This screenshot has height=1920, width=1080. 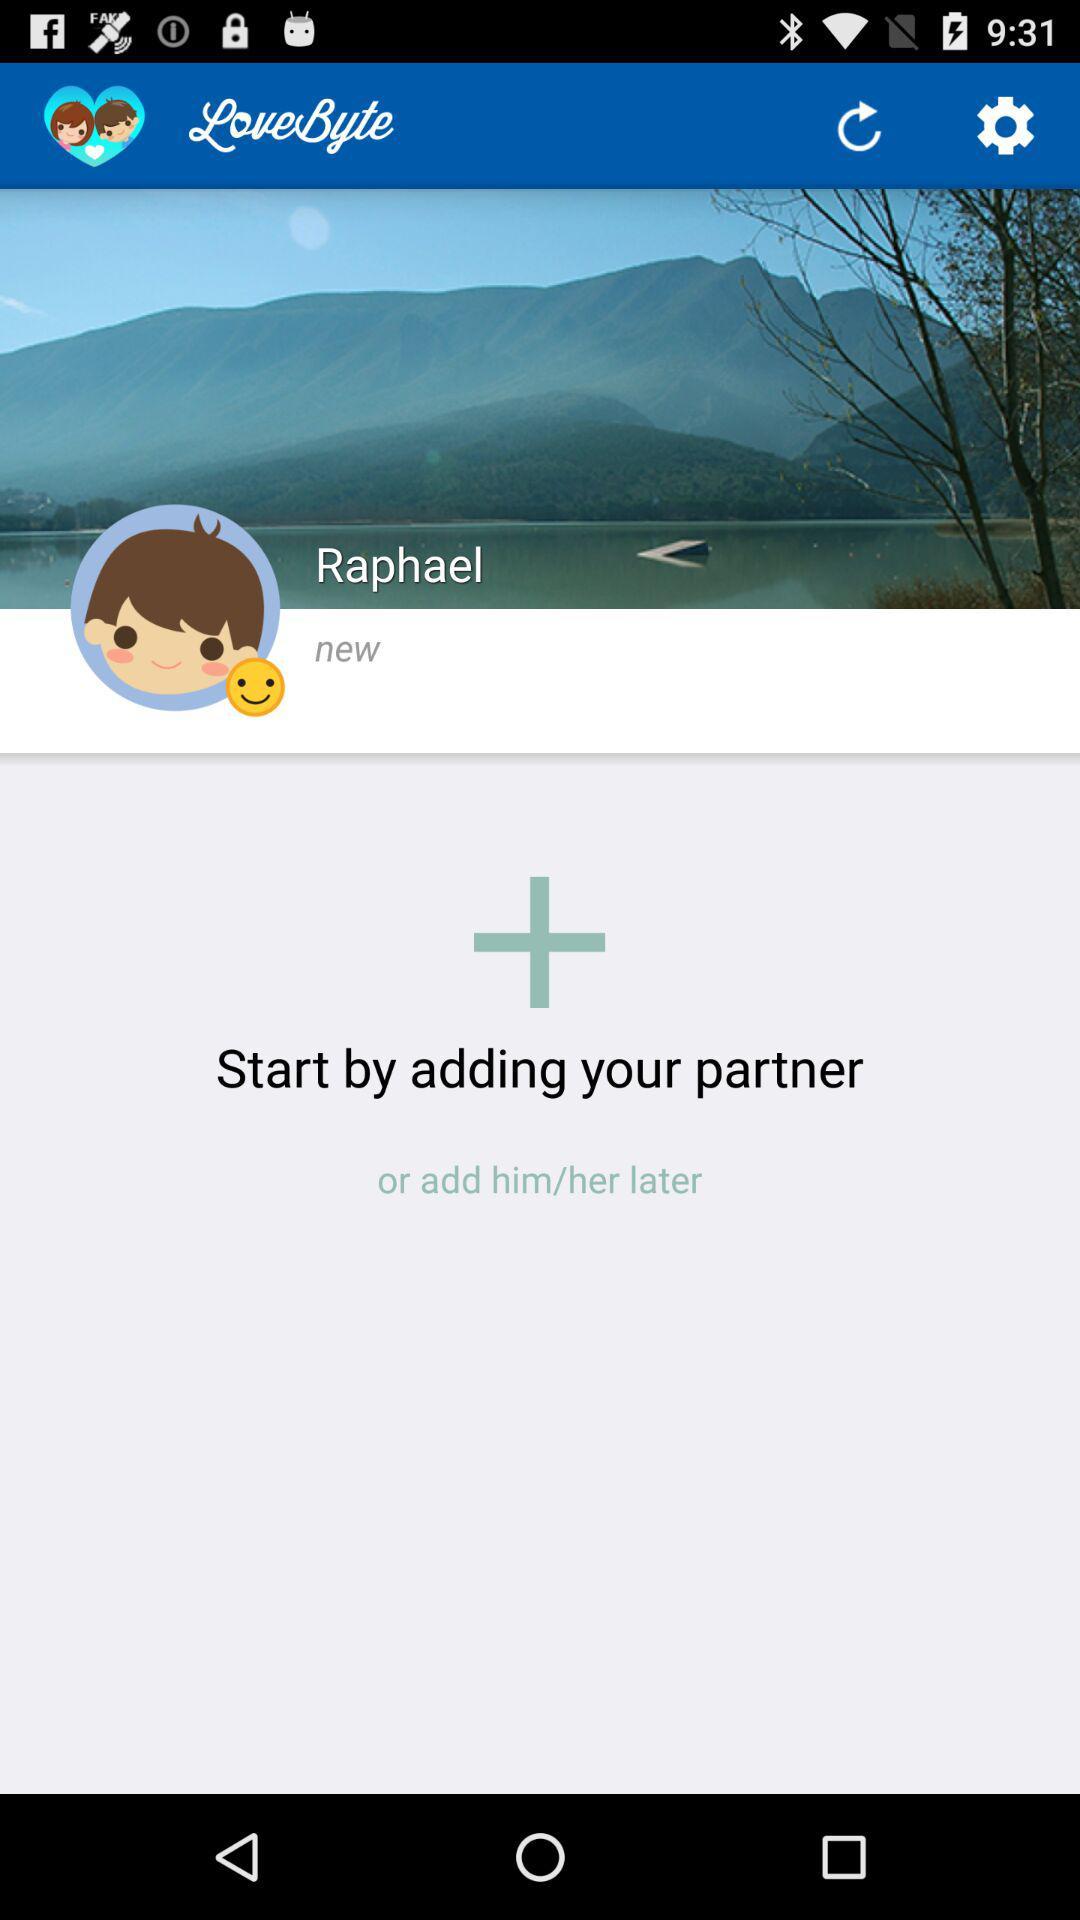 I want to click on avatar image, so click(x=174, y=607).